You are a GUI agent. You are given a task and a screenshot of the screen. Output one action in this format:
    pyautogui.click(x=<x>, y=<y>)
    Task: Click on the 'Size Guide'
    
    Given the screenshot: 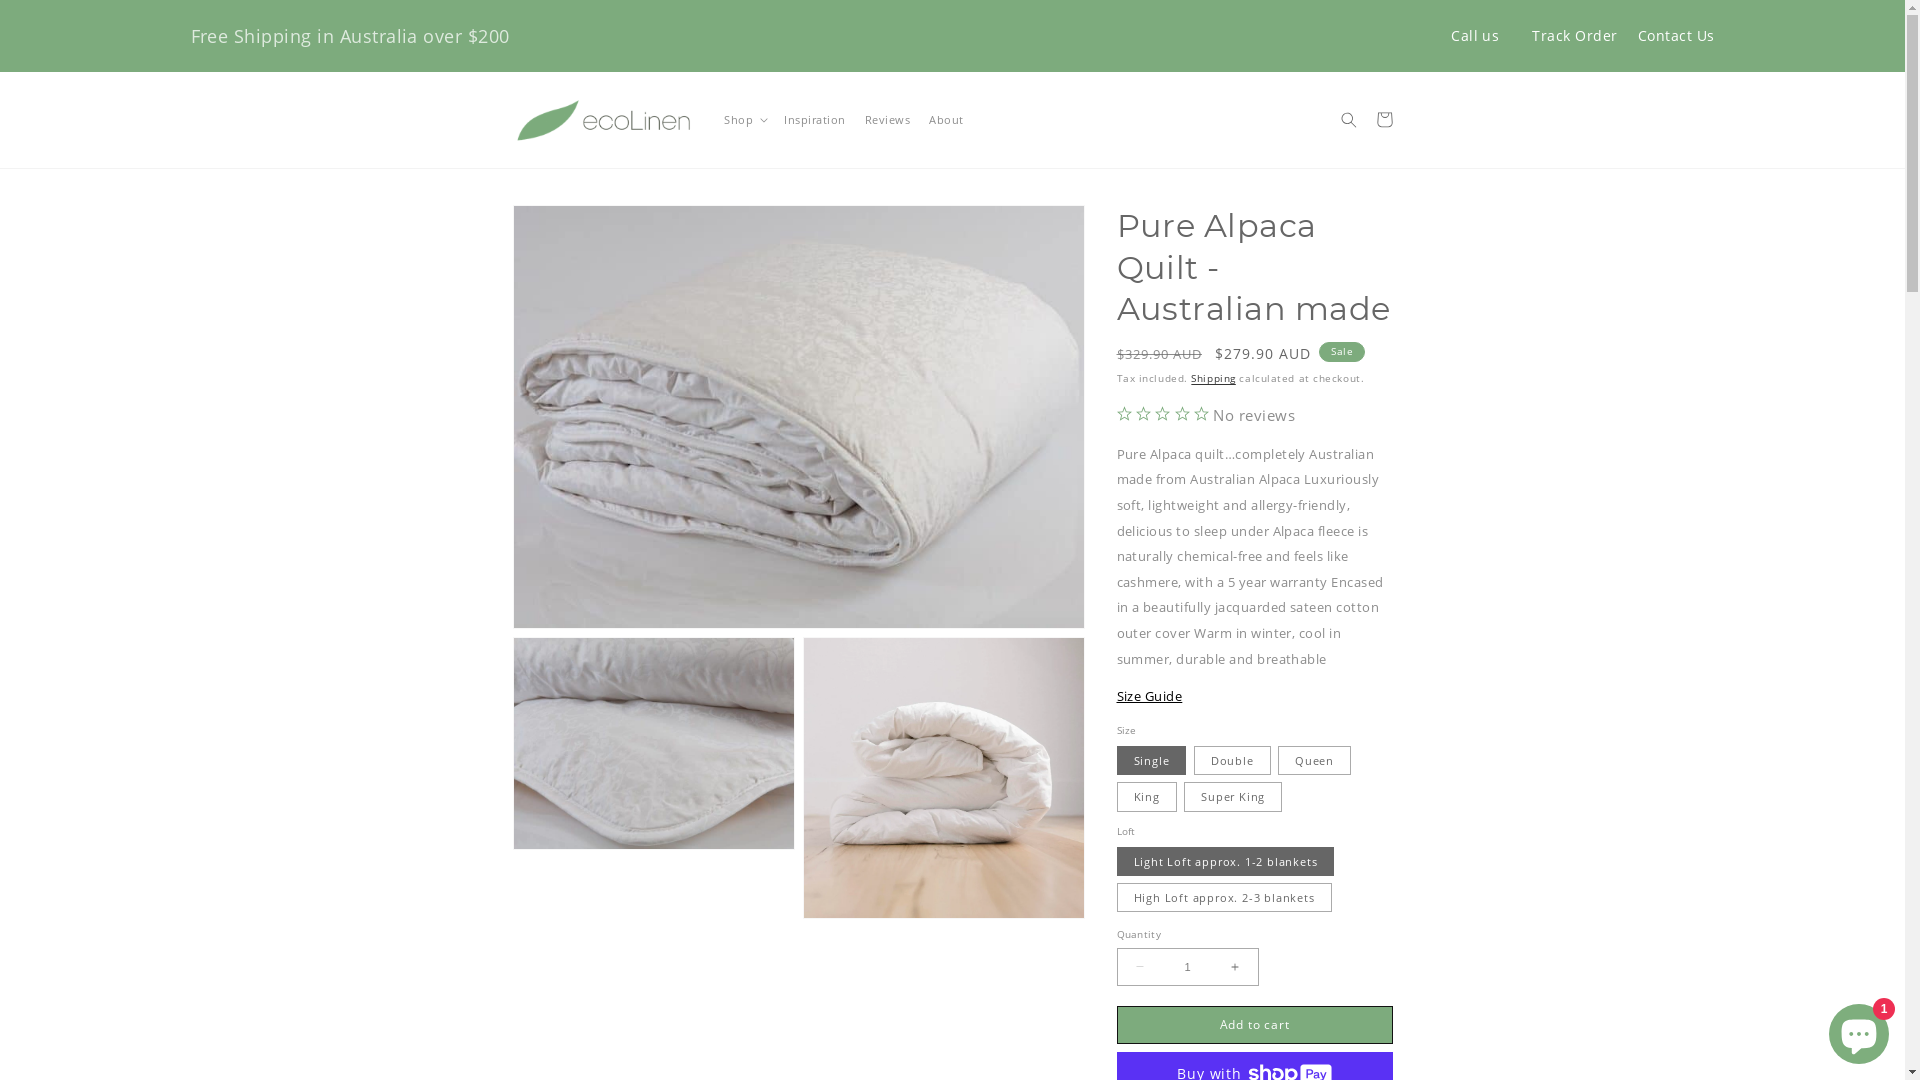 What is the action you would take?
    pyautogui.click(x=1148, y=694)
    